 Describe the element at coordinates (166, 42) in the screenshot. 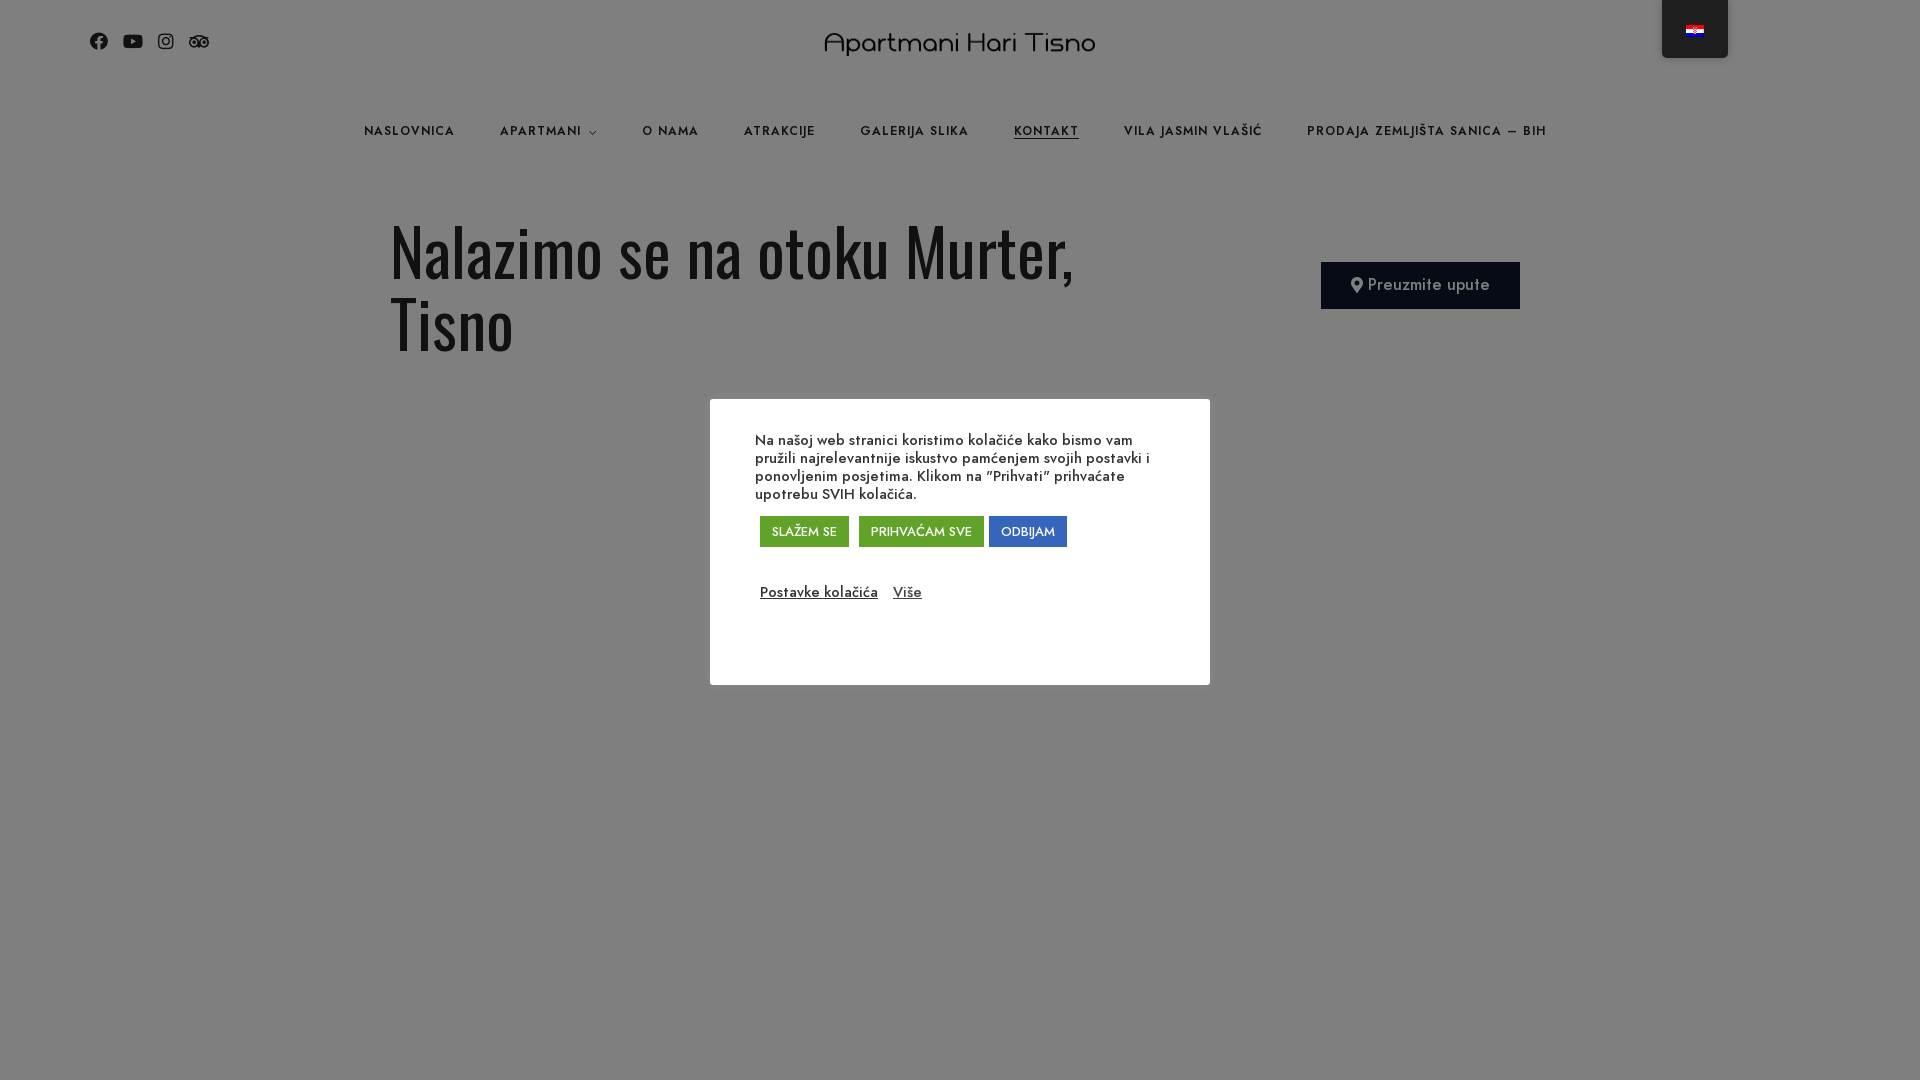

I see `'Instagram'` at that location.